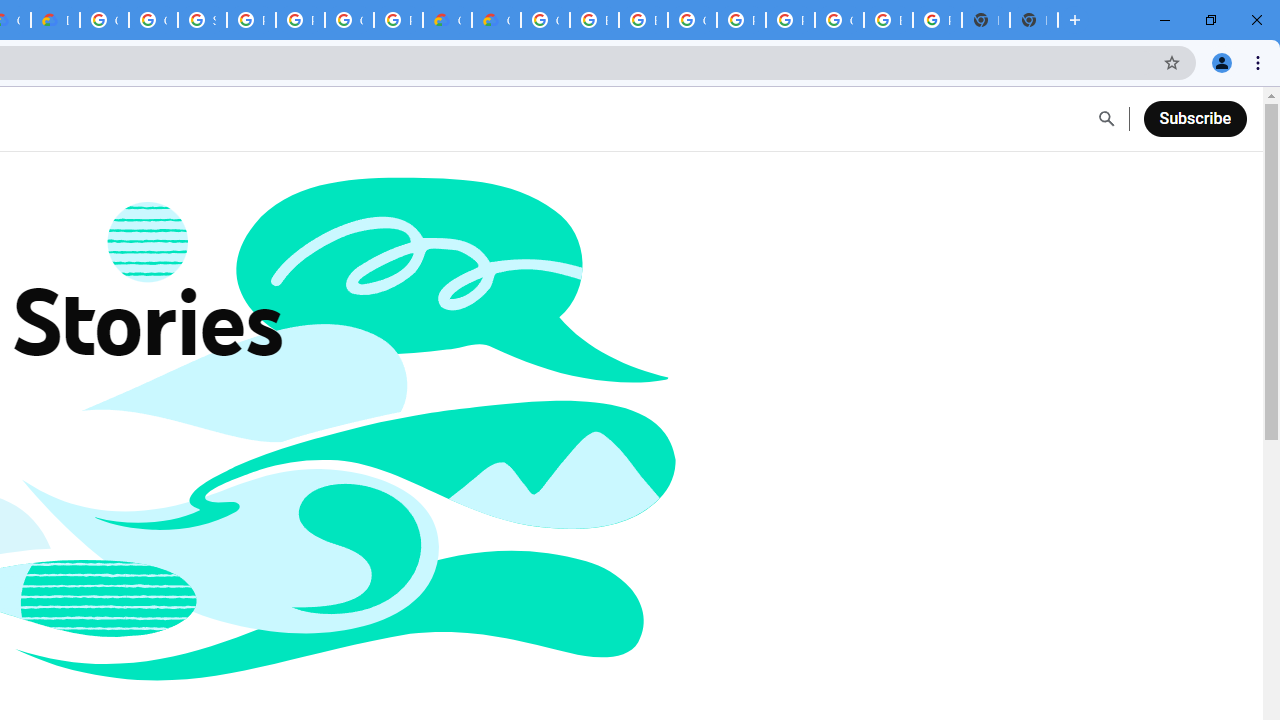 This screenshot has width=1280, height=720. I want to click on 'Customer Care | Google Cloud', so click(446, 20).